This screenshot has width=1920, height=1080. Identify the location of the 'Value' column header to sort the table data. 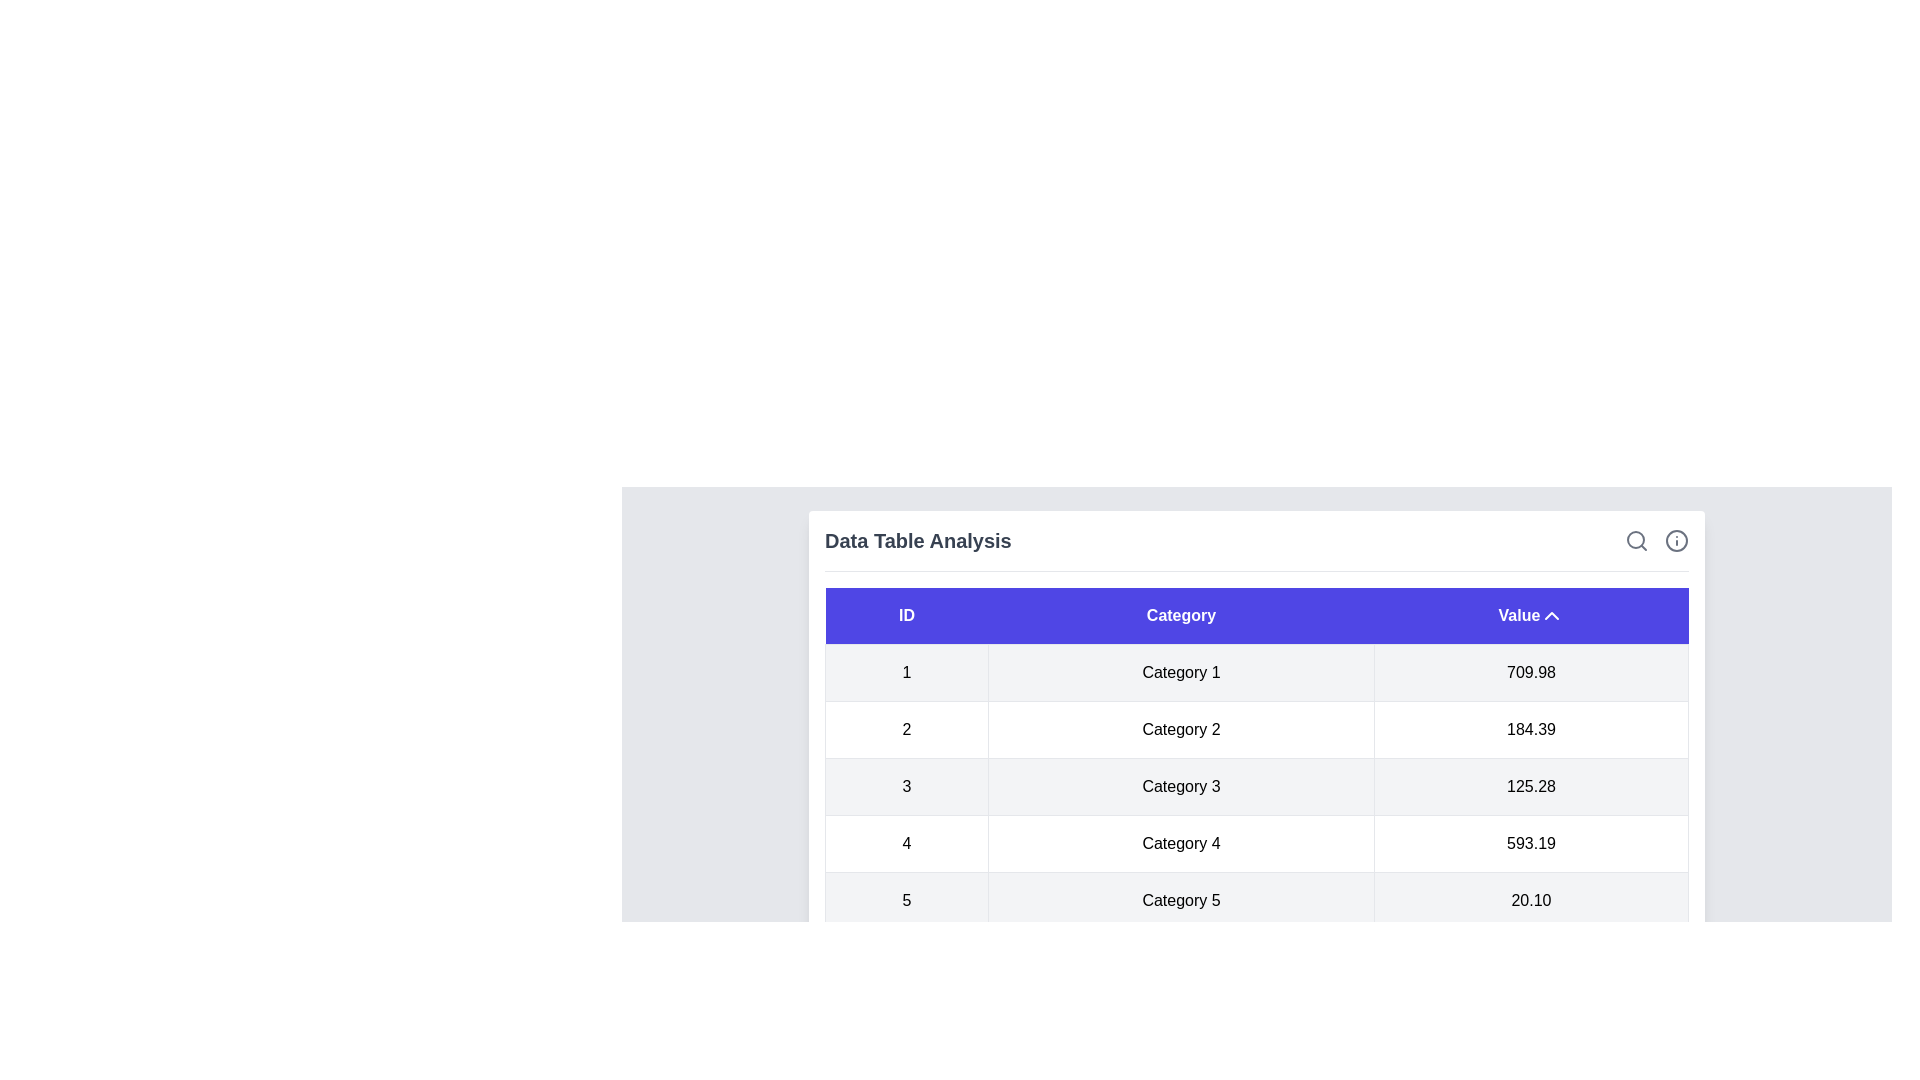
(1530, 615).